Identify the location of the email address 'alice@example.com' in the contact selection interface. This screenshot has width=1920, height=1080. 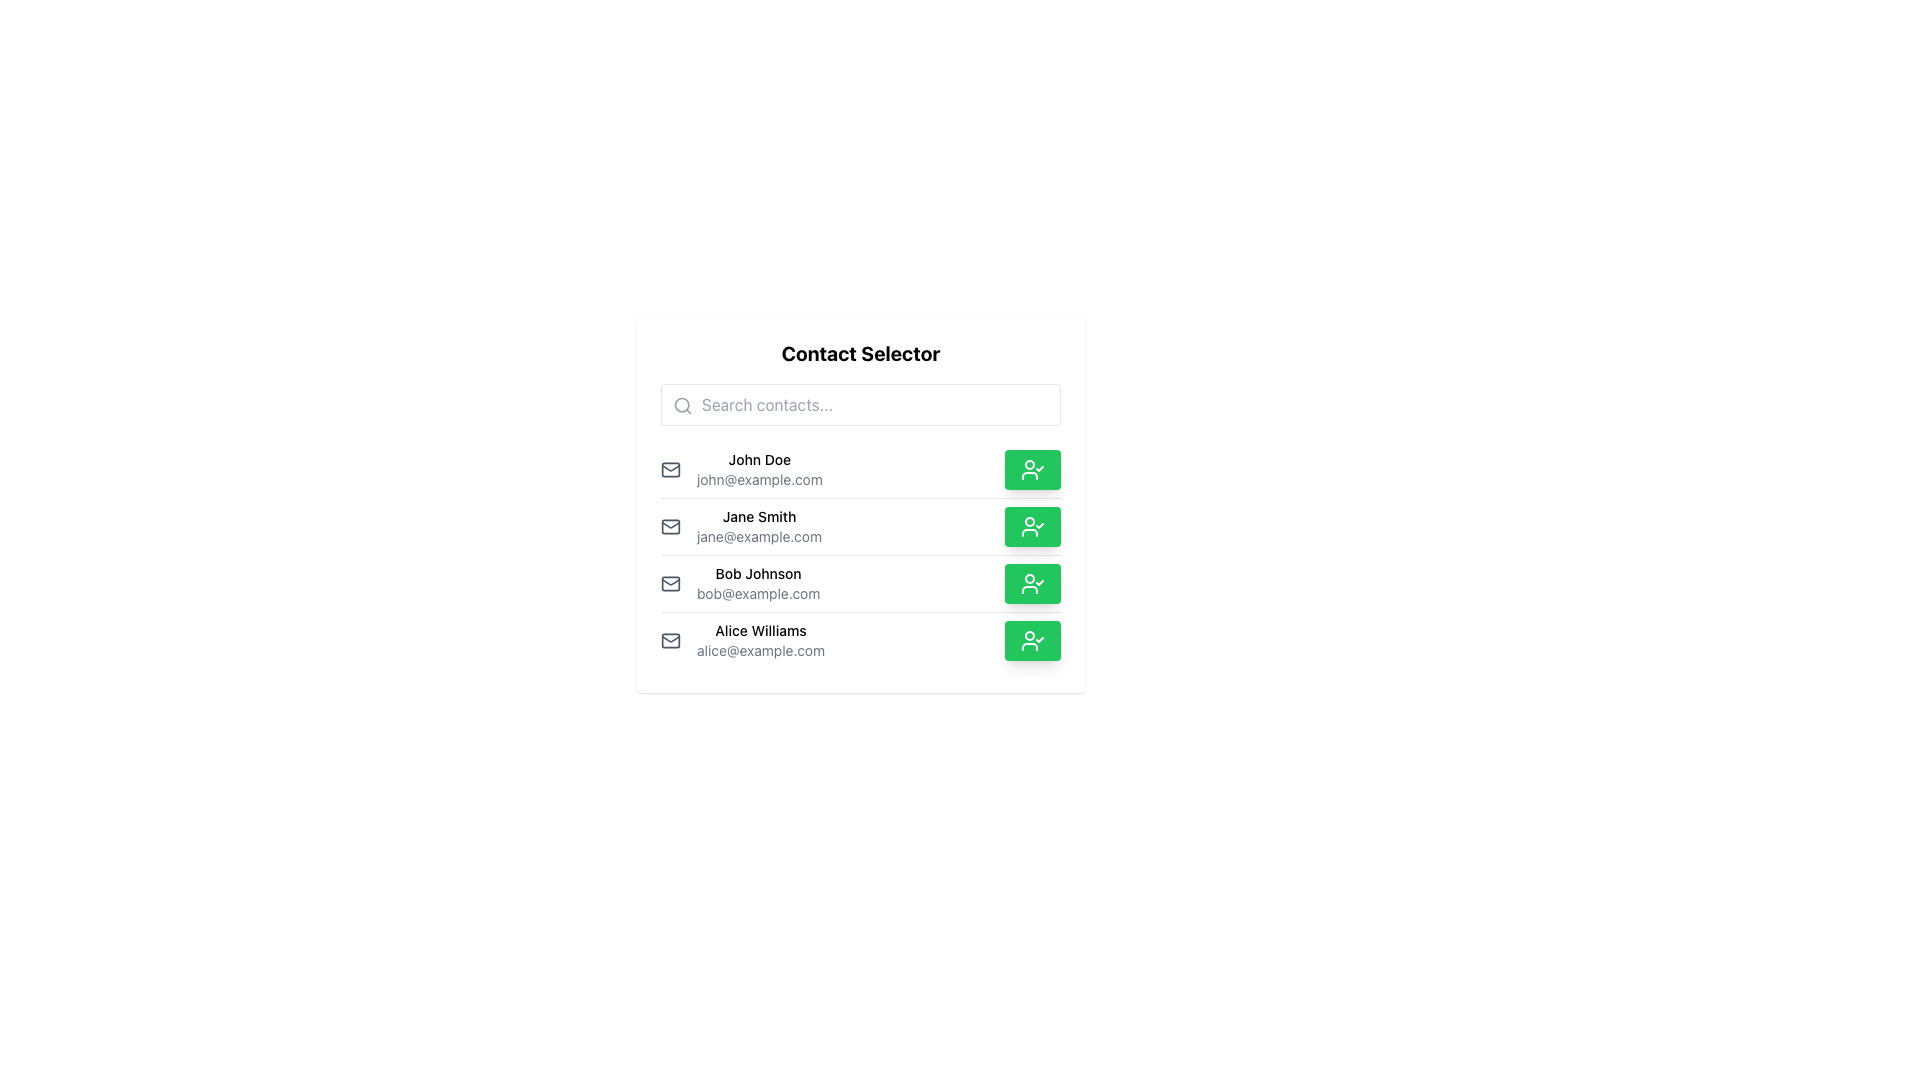
(860, 640).